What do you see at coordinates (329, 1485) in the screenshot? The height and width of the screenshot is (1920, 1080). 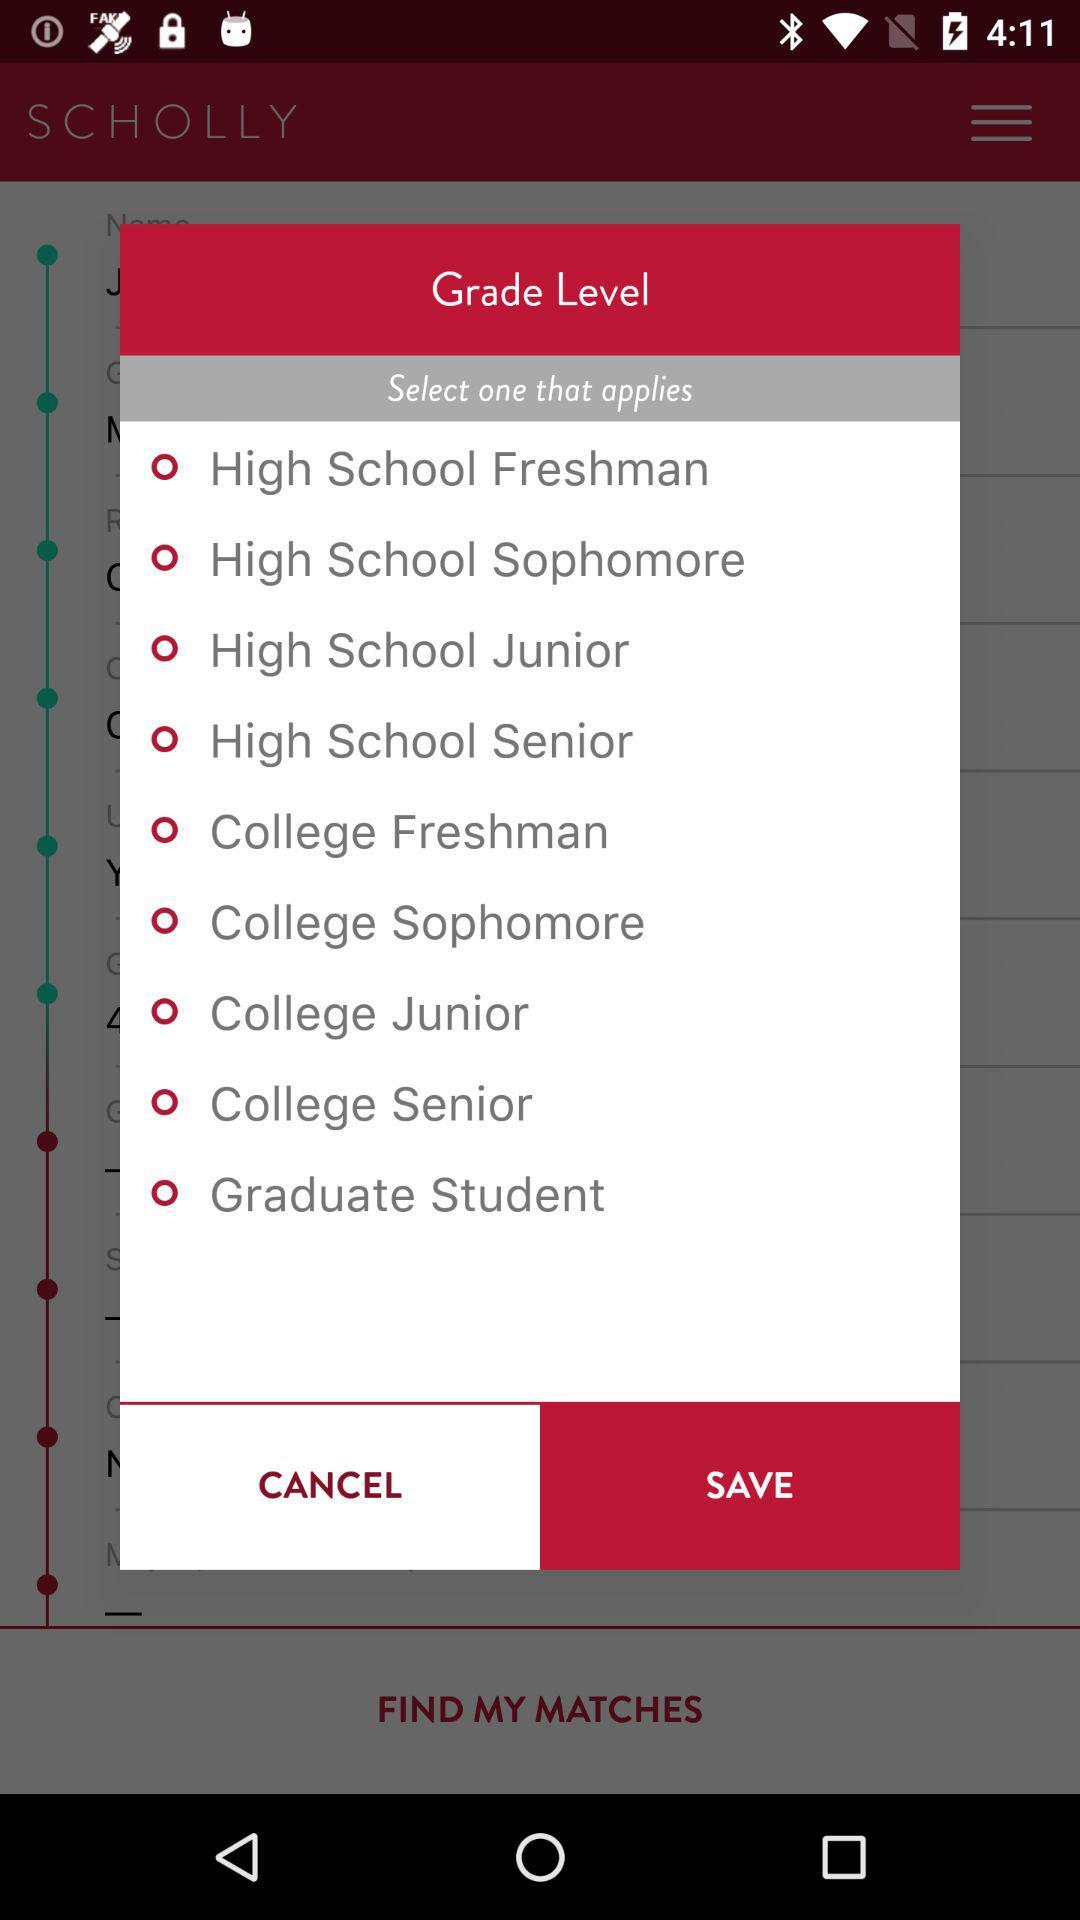 I see `icon to the left of the save` at bounding box center [329, 1485].